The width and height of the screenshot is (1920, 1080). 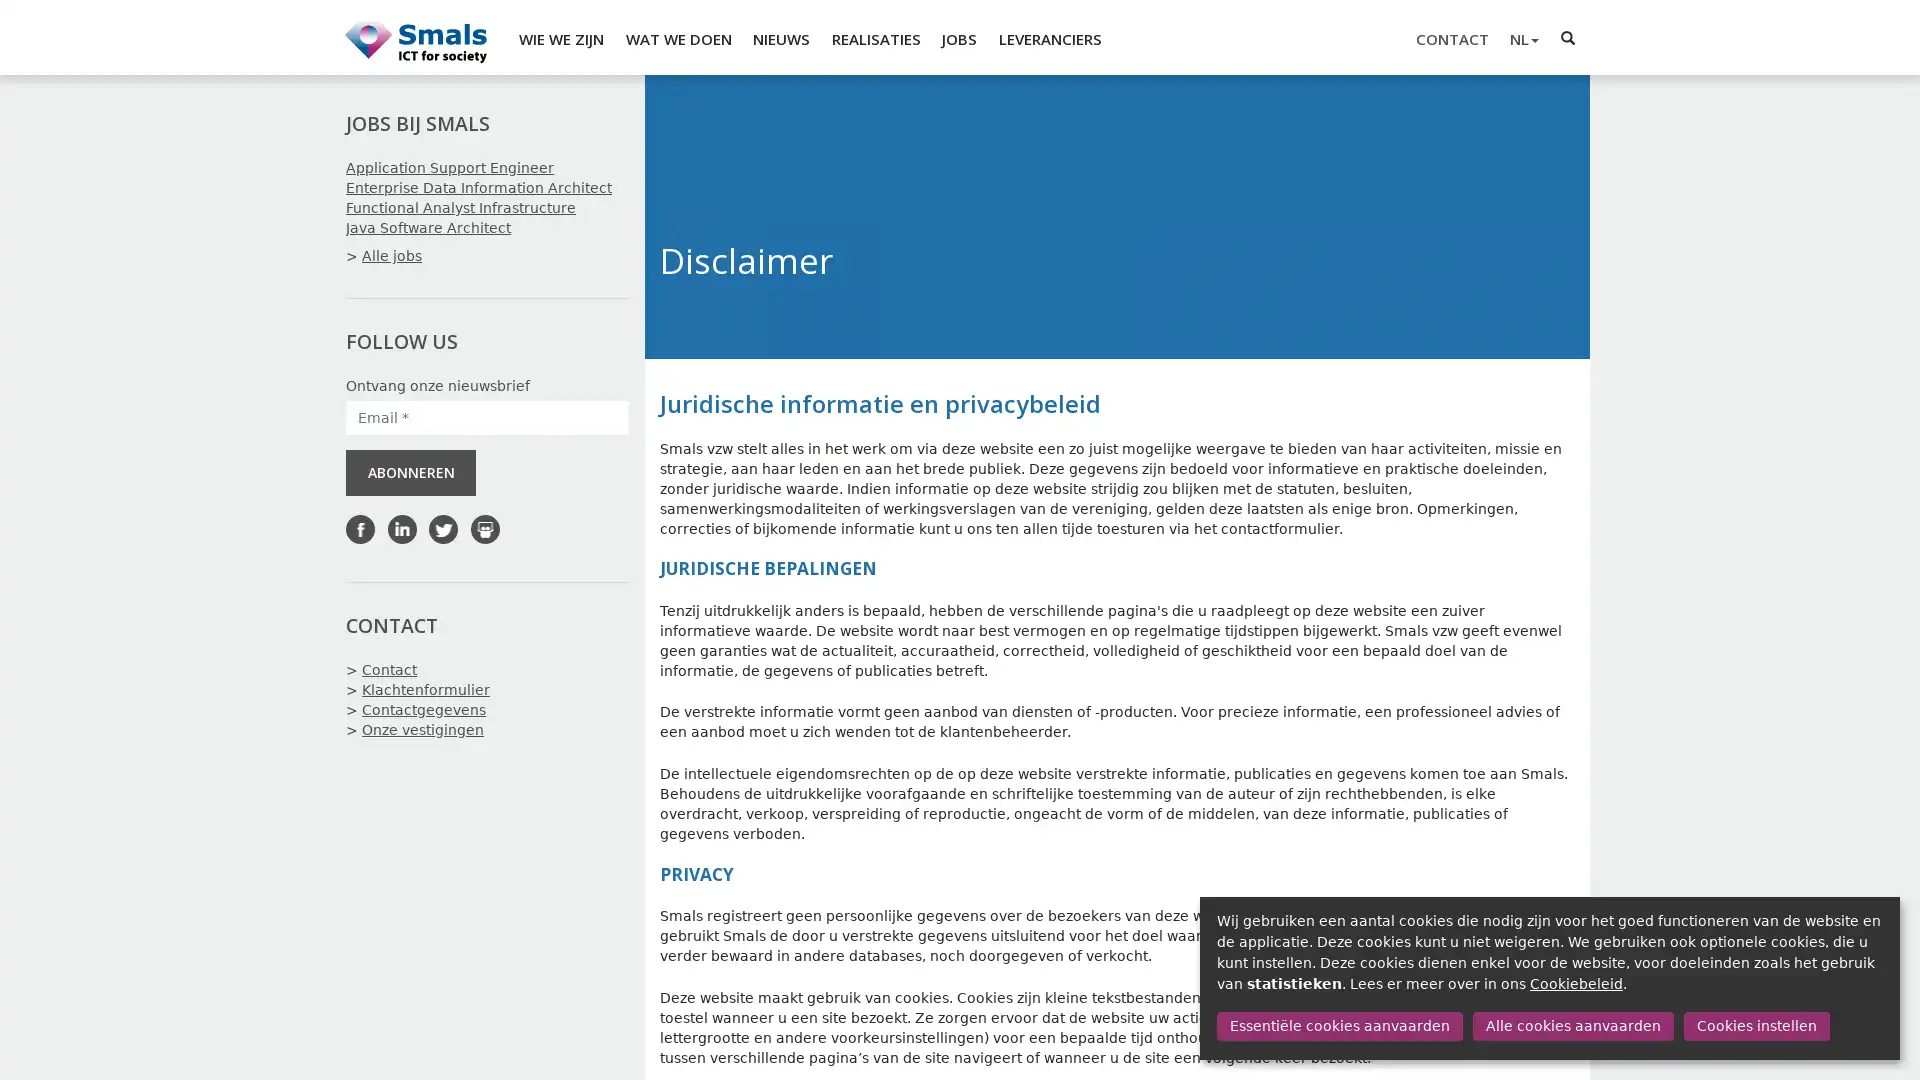 What do you see at coordinates (410, 473) in the screenshot?
I see `ABONNEREN` at bounding box center [410, 473].